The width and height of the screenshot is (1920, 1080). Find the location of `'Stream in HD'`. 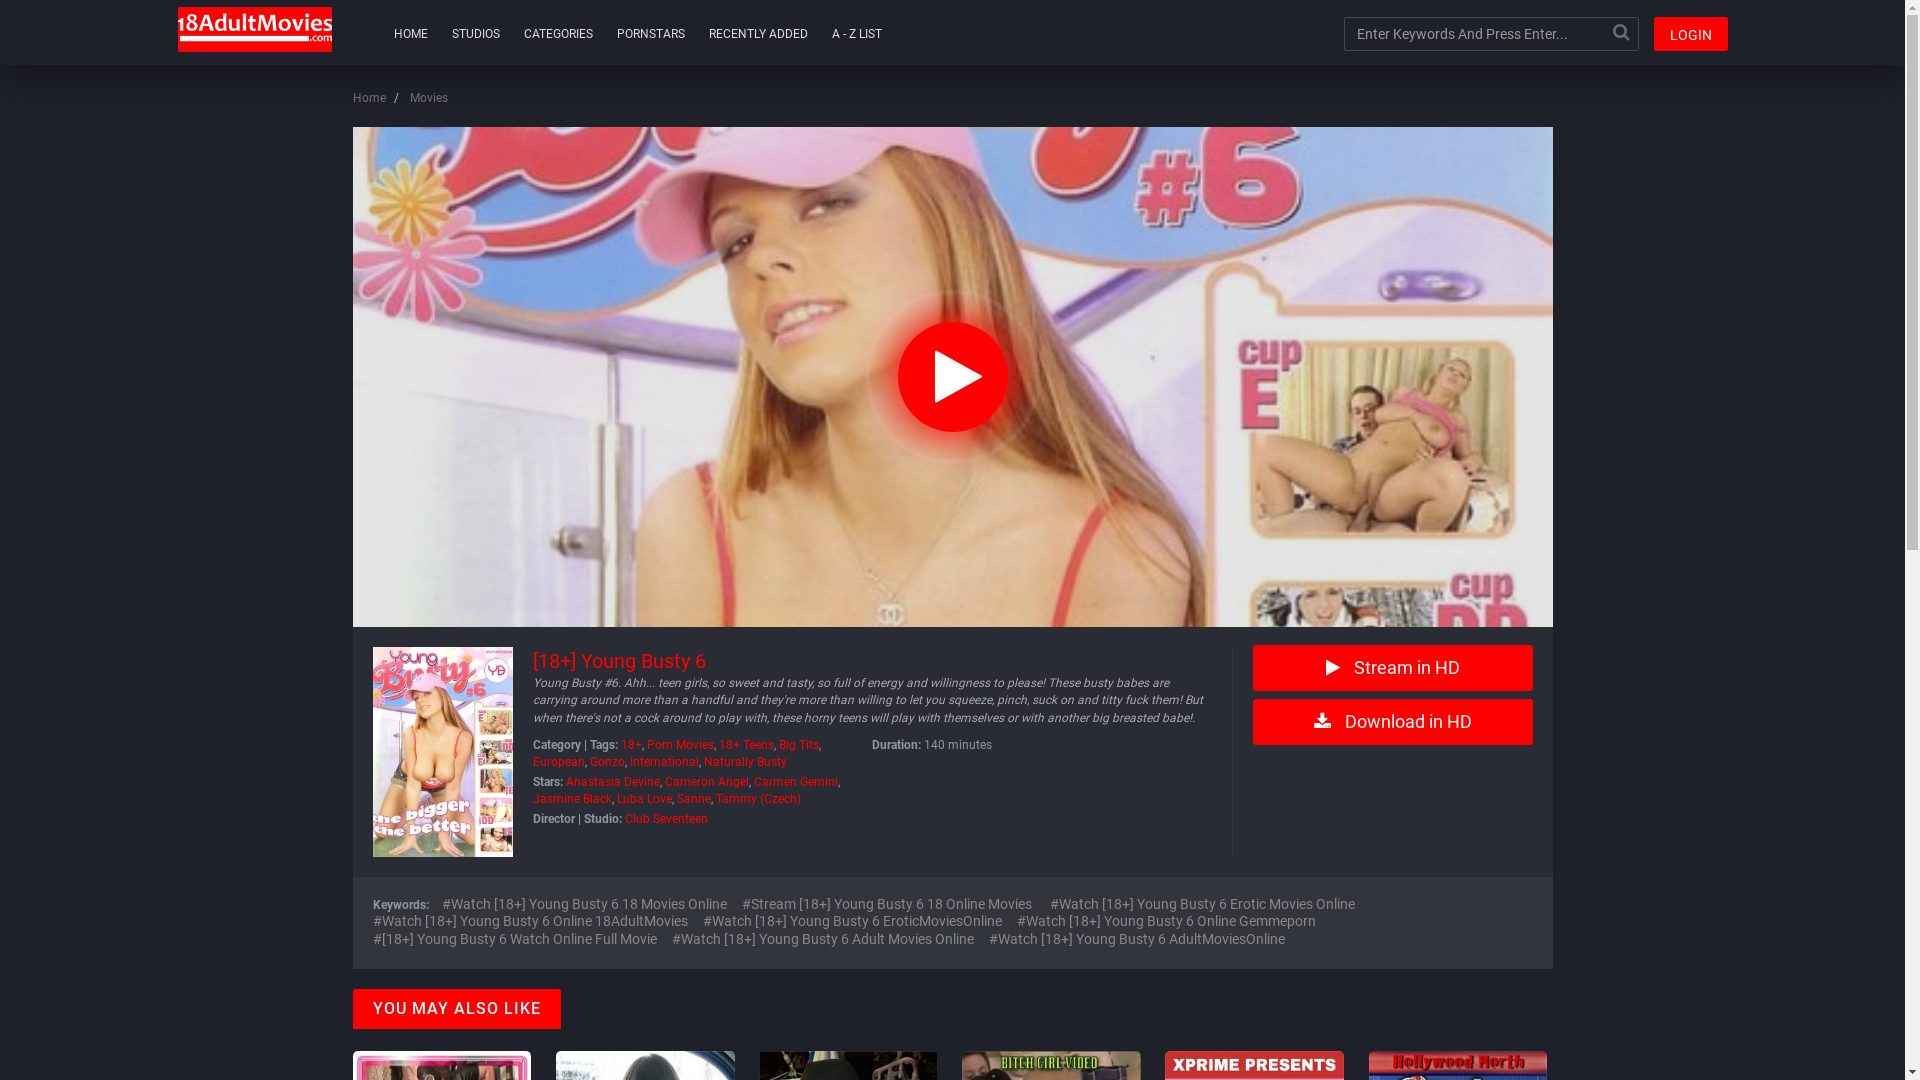

'Stream in HD' is located at coordinates (1391, 667).